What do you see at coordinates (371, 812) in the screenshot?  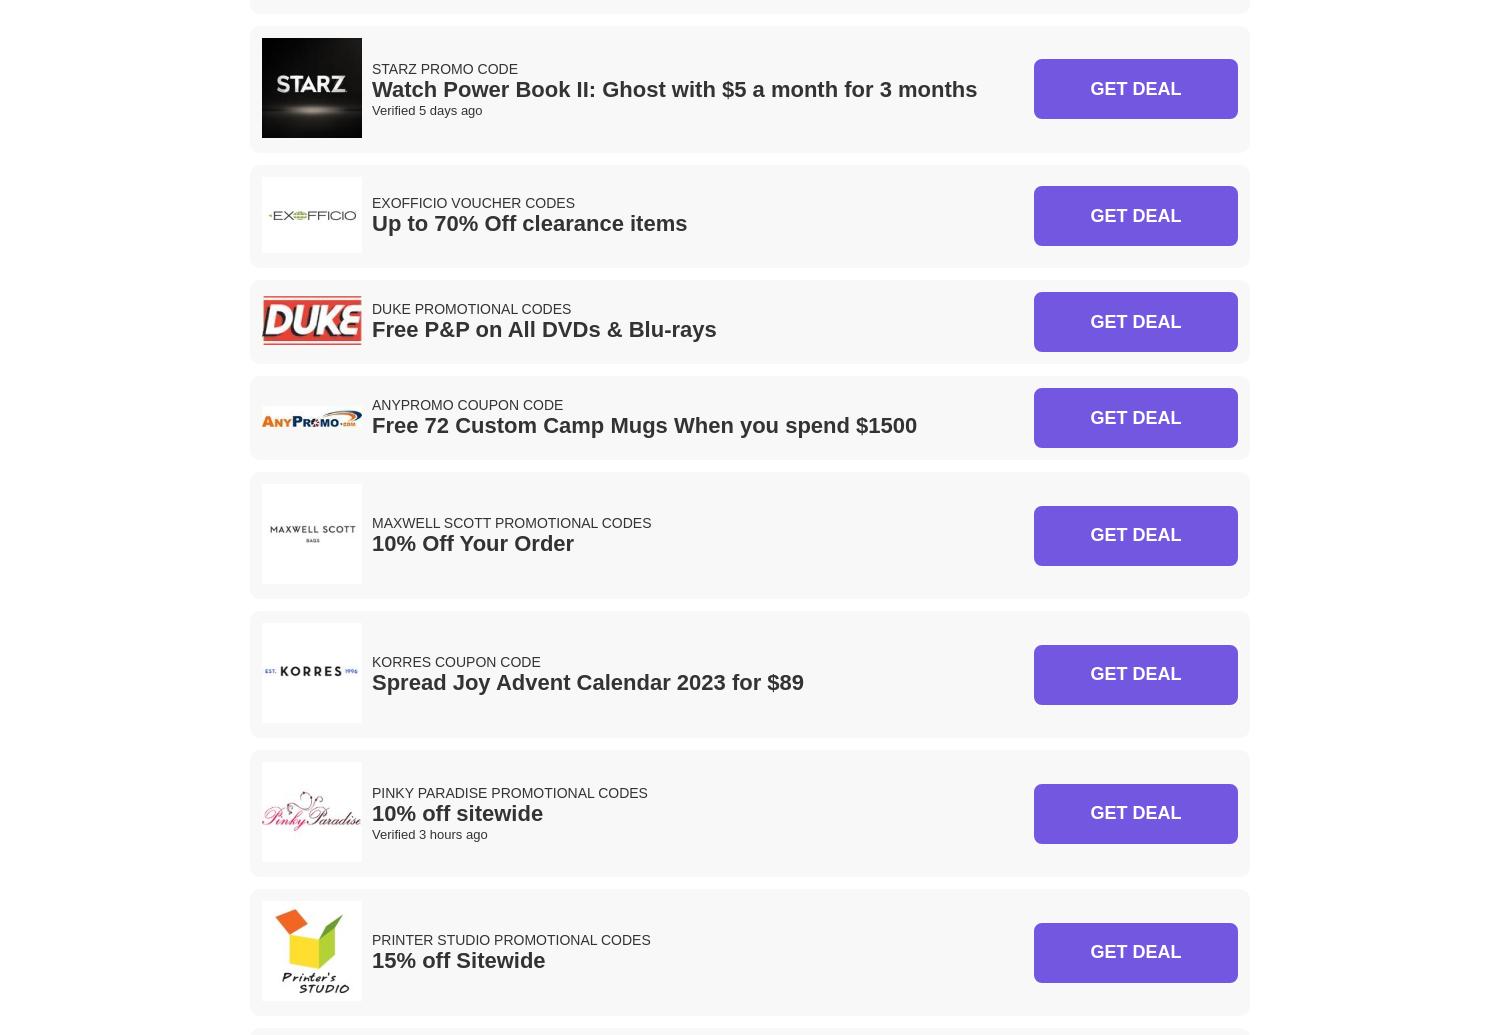 I see `'10% off sitewide'` at bounding box center [371, 812].